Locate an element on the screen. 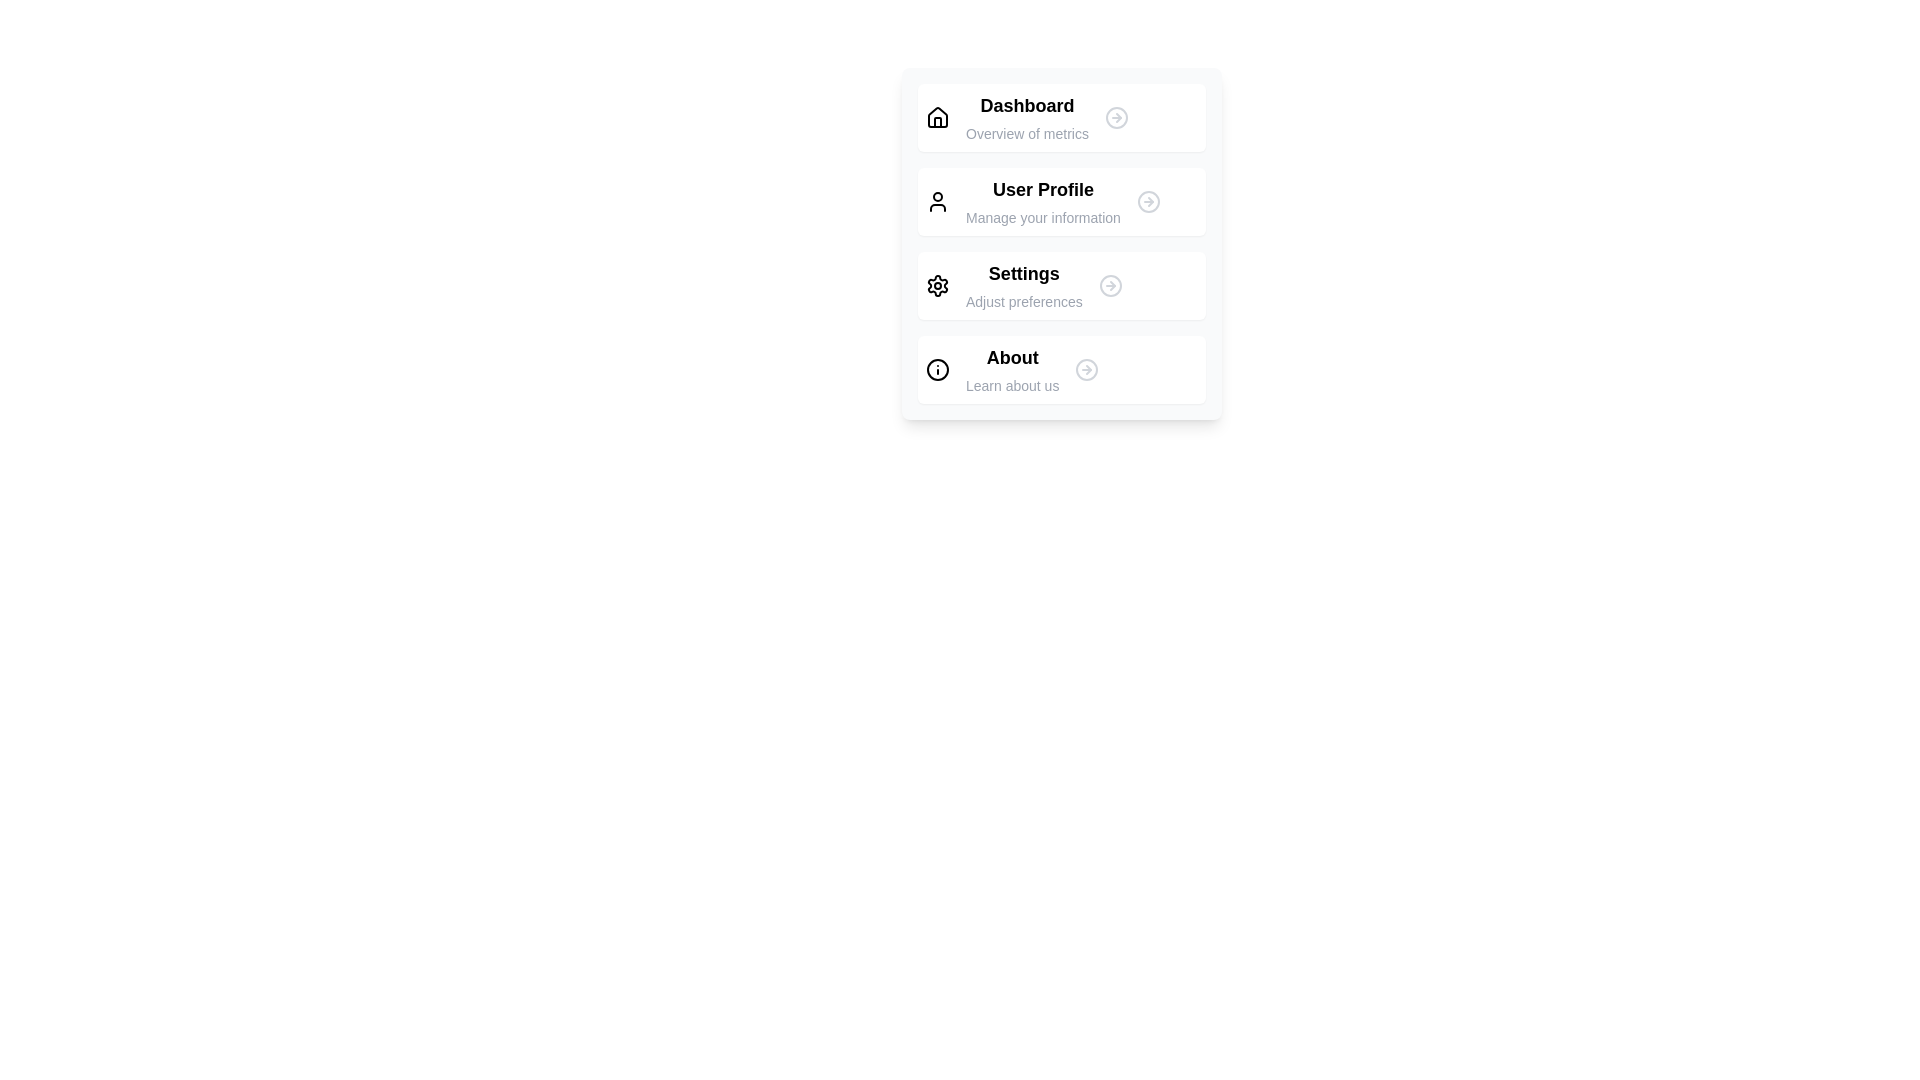 This screenshot has height=1080, width=1920. textual information from the Text label with subtitle that displays 'Dashboard' and 'Overview of metrics', located at the top-center of the list is located at coordinates (1027, 118).